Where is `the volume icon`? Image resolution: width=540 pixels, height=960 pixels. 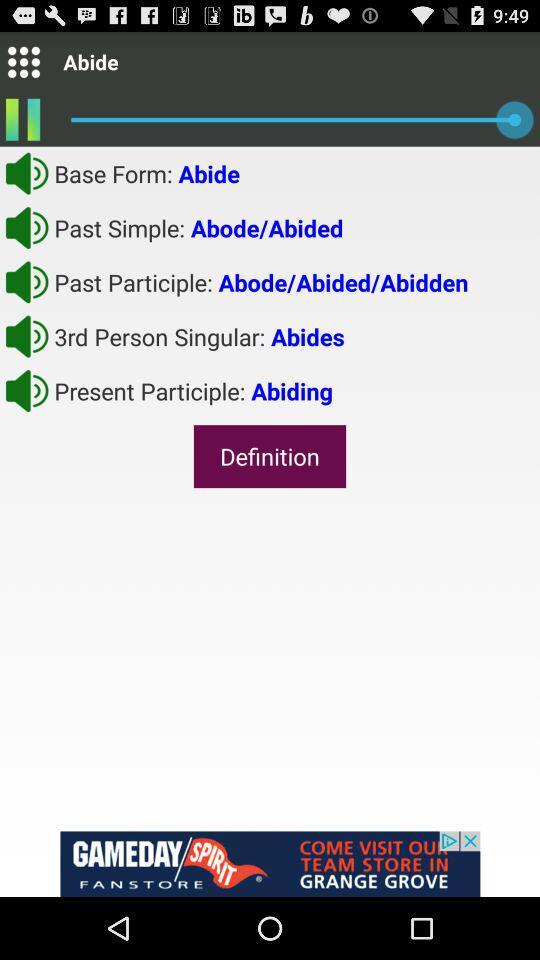
the volume icon is located at coordinates (26, 302).